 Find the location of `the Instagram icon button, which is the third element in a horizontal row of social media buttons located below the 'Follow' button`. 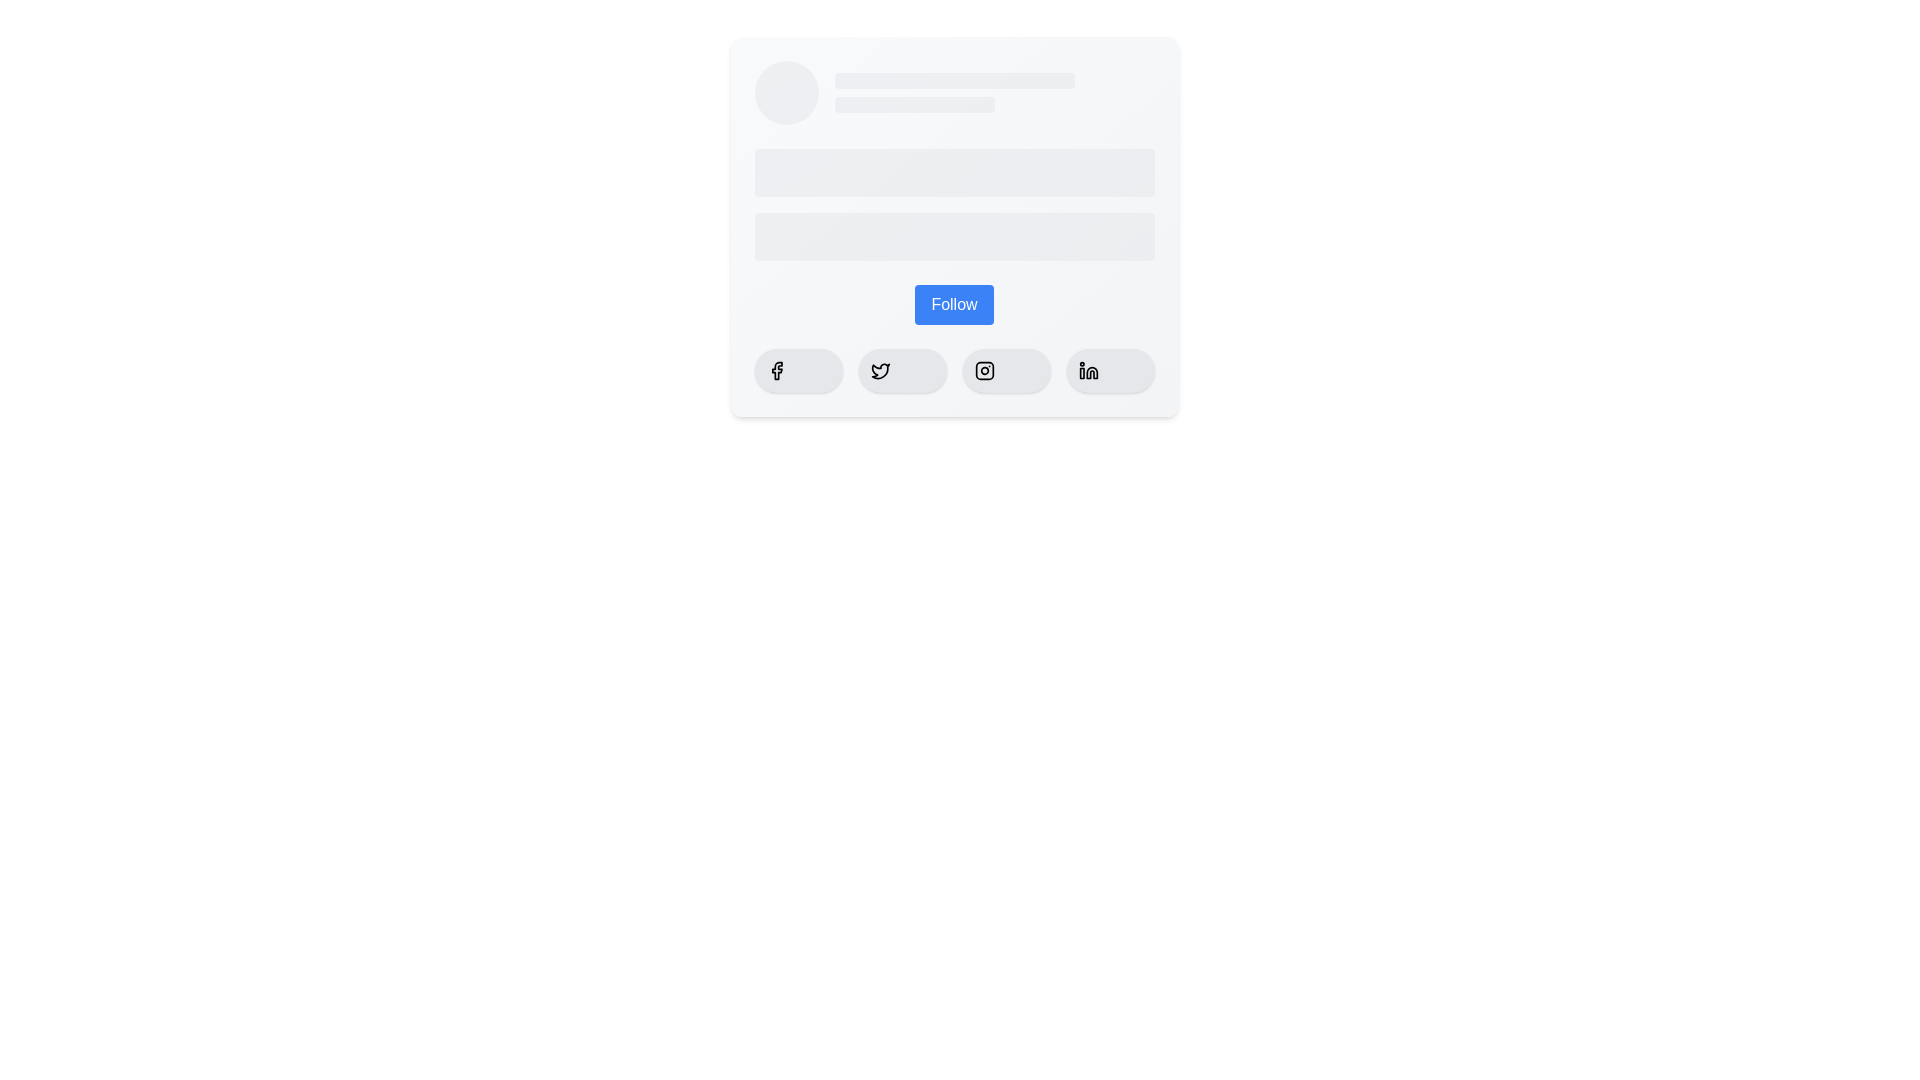

the Instagram icon button, which is the third element in a horizontal row of social media buttons located below the 'Follow' button is located at coordinates (984, 370).